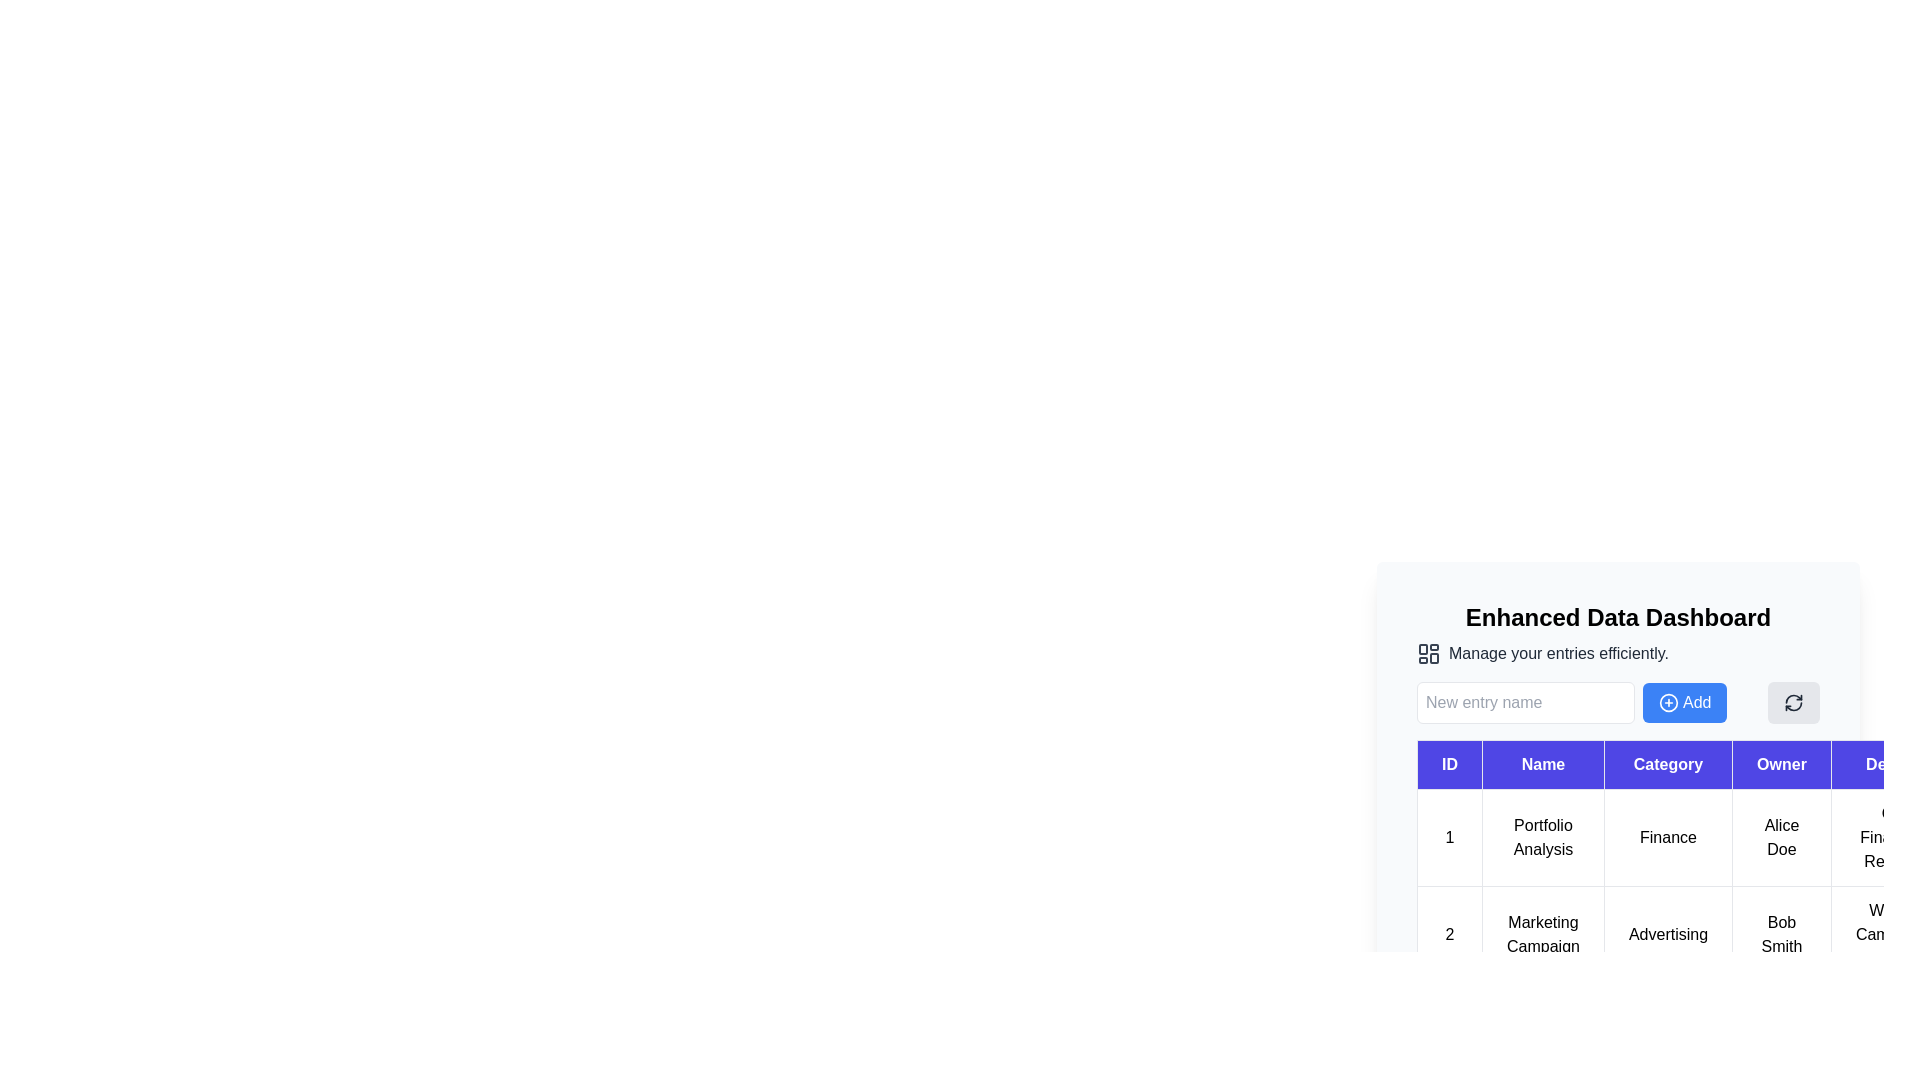 This screenshot has width=1920, height=1080. What do you see at coordinates (1542, 764) in the screenshot?
I see `text in the Table Header Cell for the 'Name' column, which indicates the data pertains to names` at bounding box center [1542, 764].